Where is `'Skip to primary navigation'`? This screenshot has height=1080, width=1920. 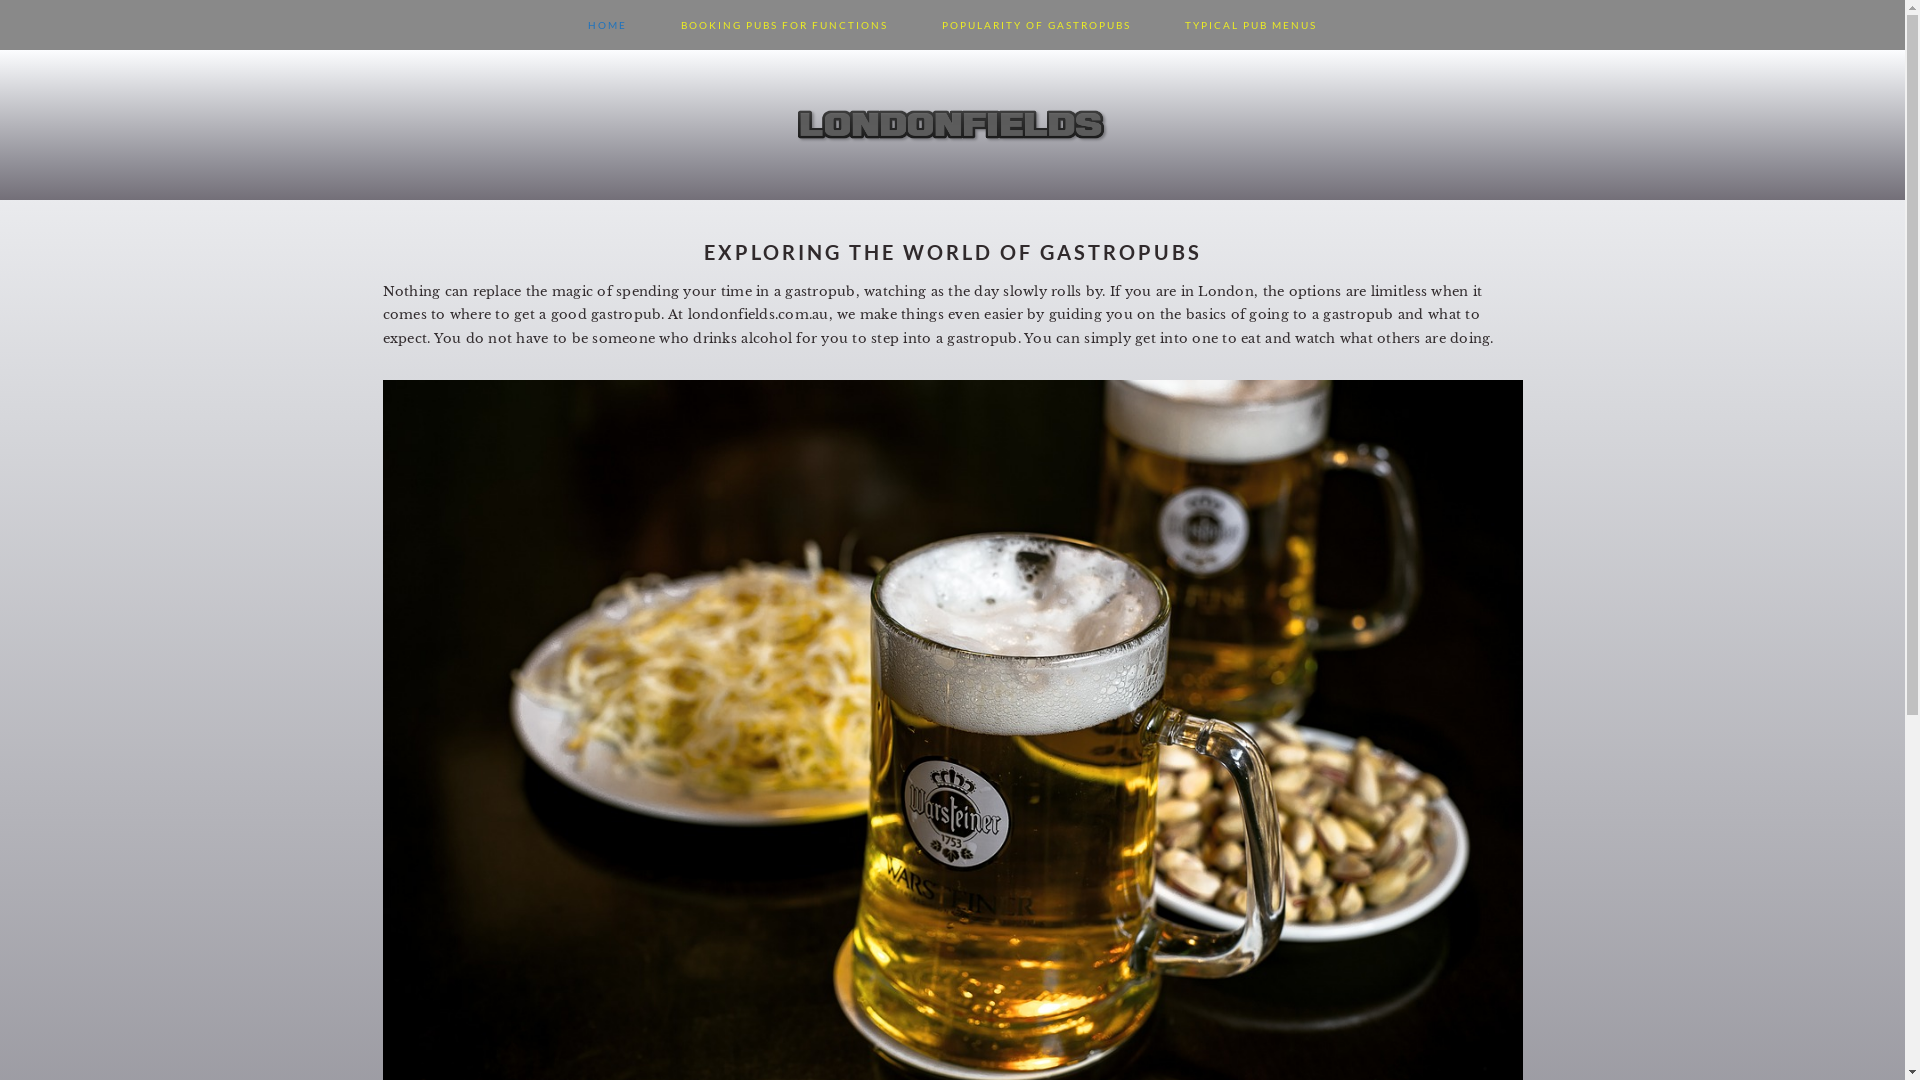 'Skip to primary navigation' is located at coordinates (0, 0).